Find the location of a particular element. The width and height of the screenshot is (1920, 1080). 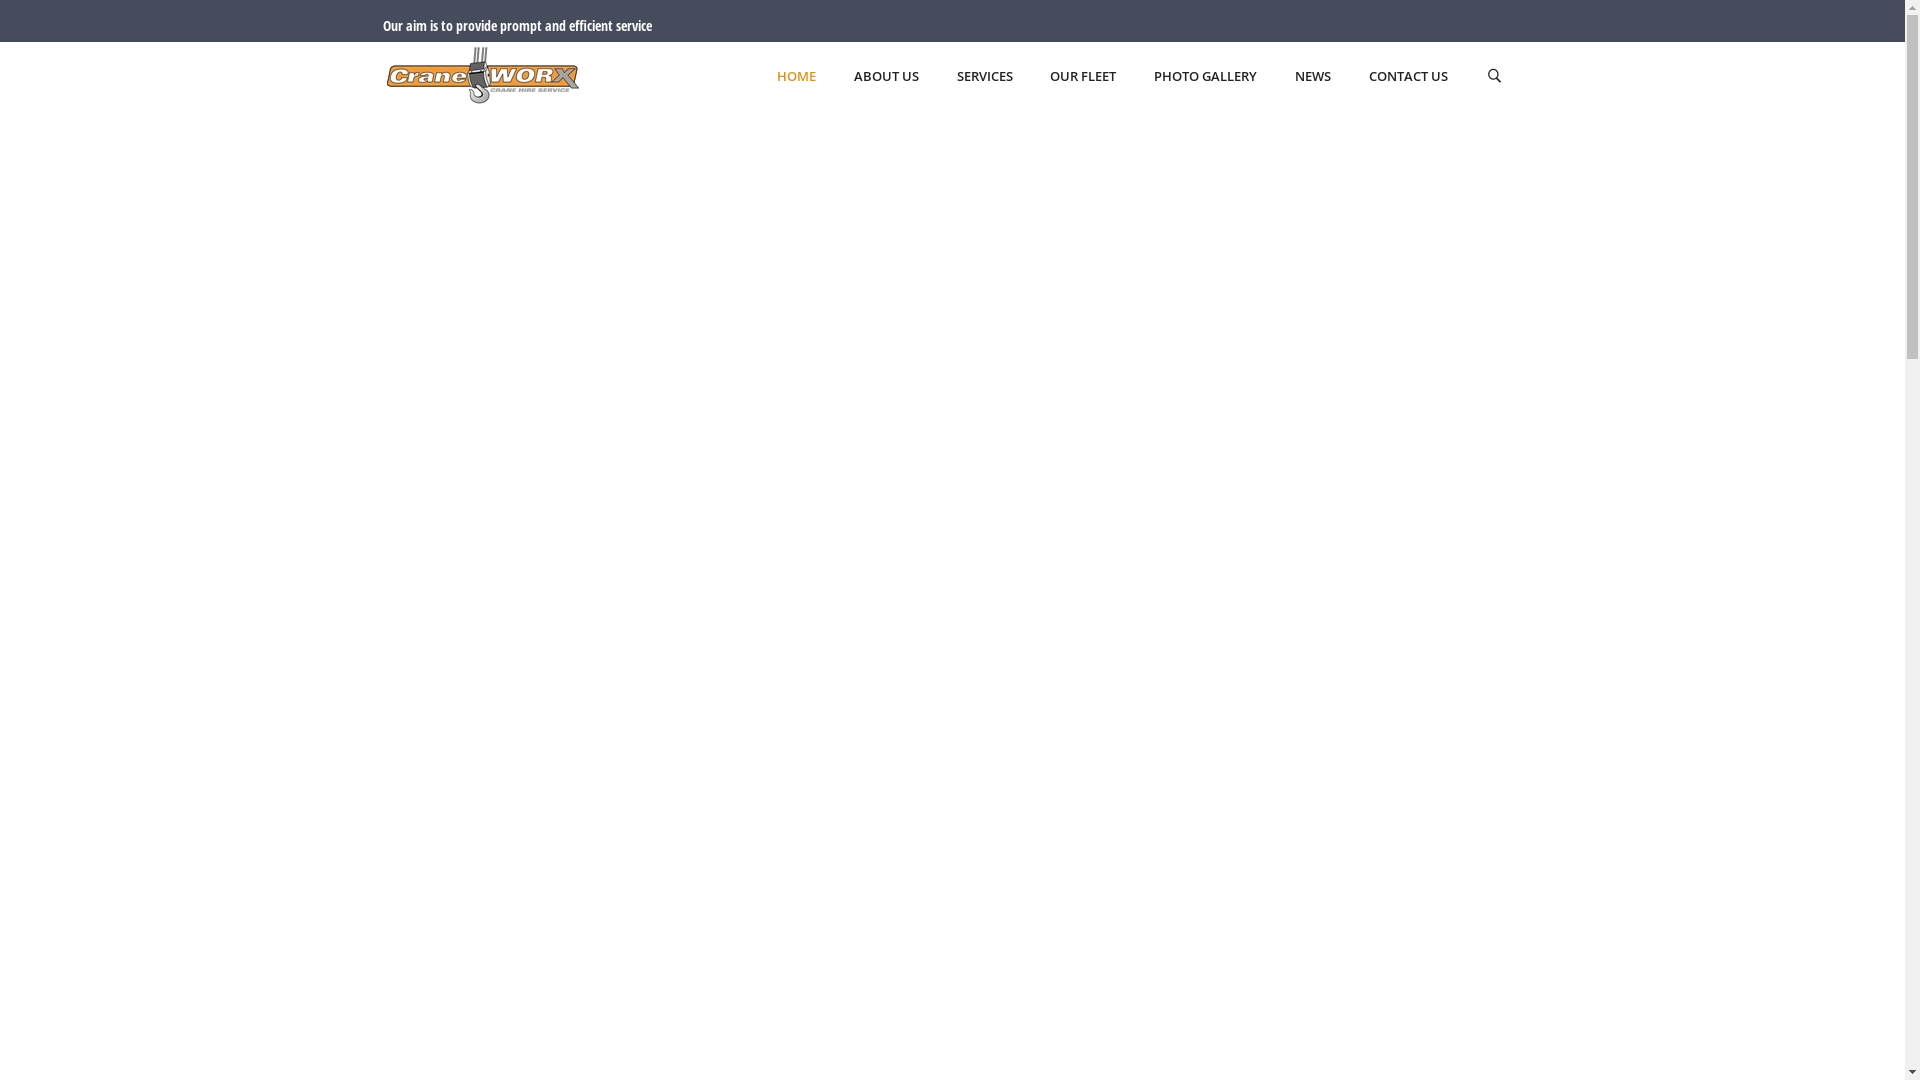

'PHOTO GALLERY' is located at coordinates (1134, 76).